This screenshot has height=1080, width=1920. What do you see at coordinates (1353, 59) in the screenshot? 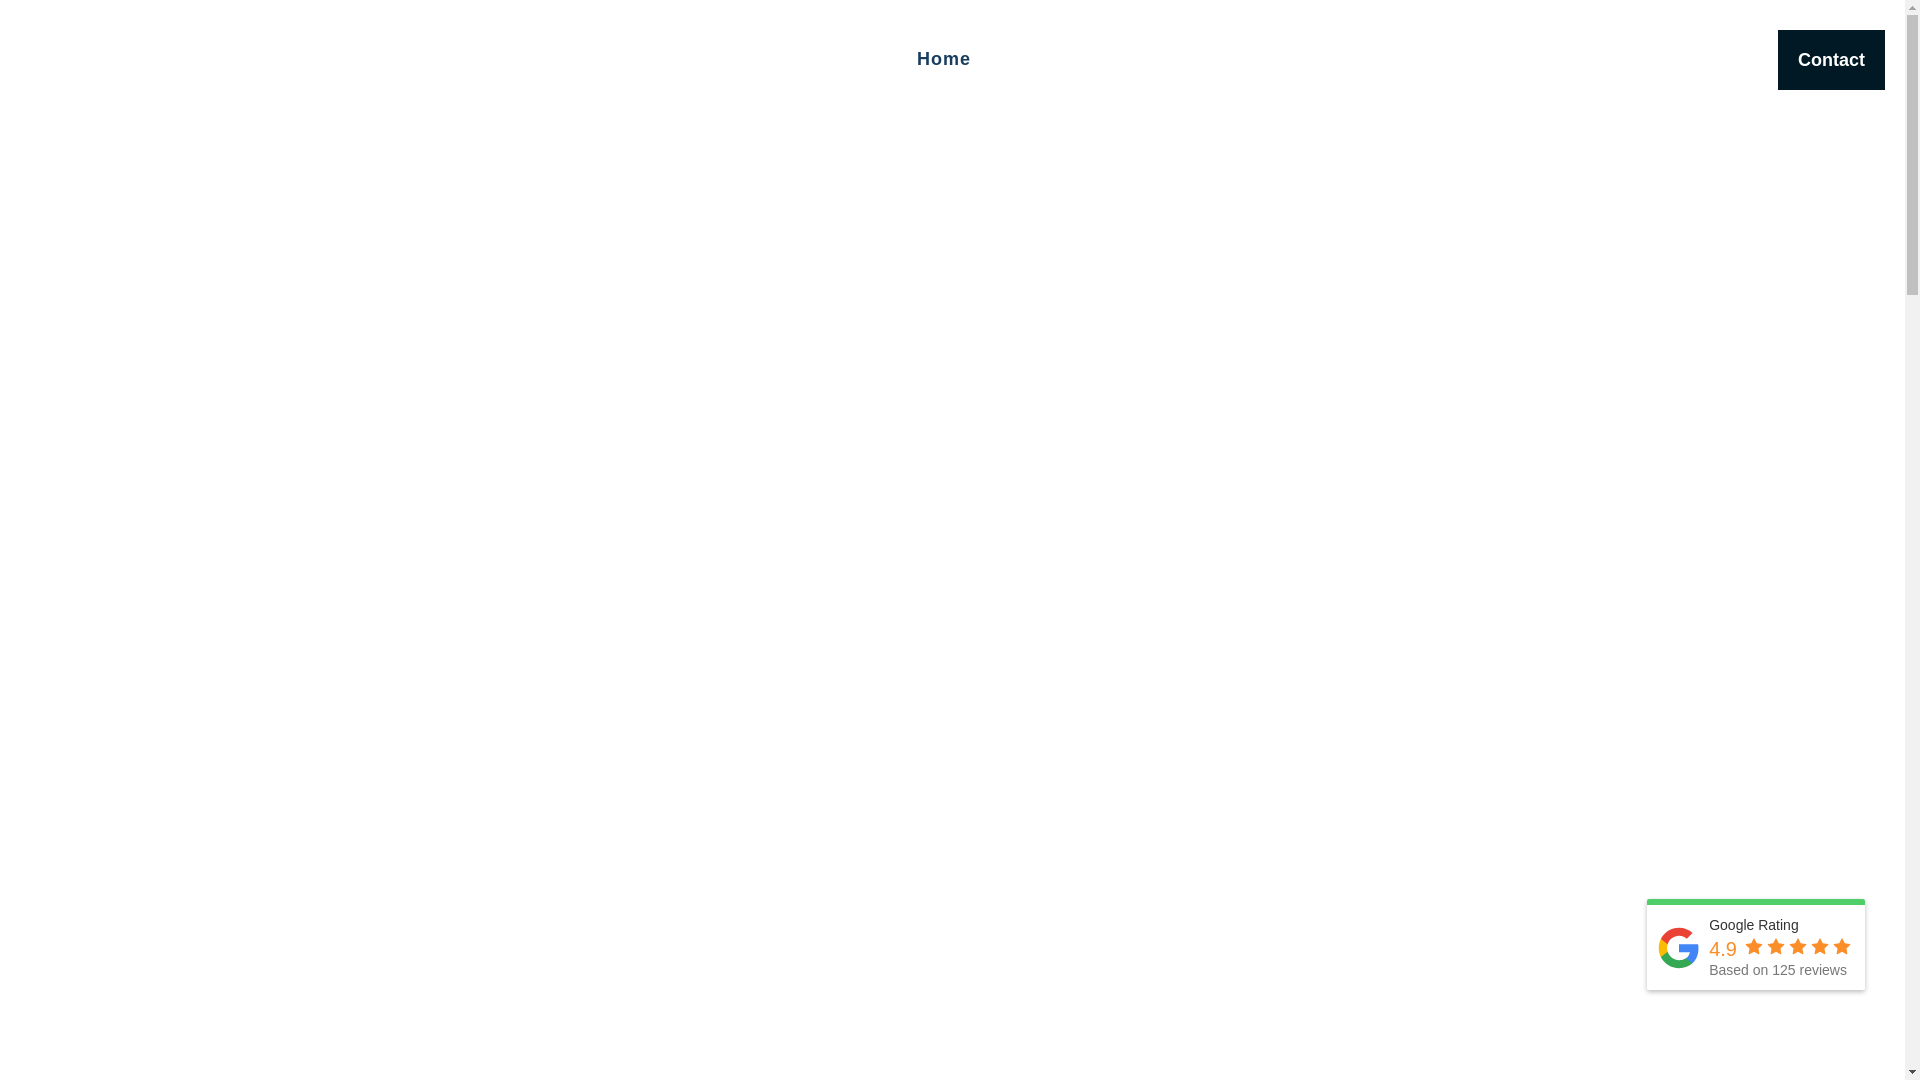
I see `'Rehab Protocols'` at bounding box center [1353, 59].